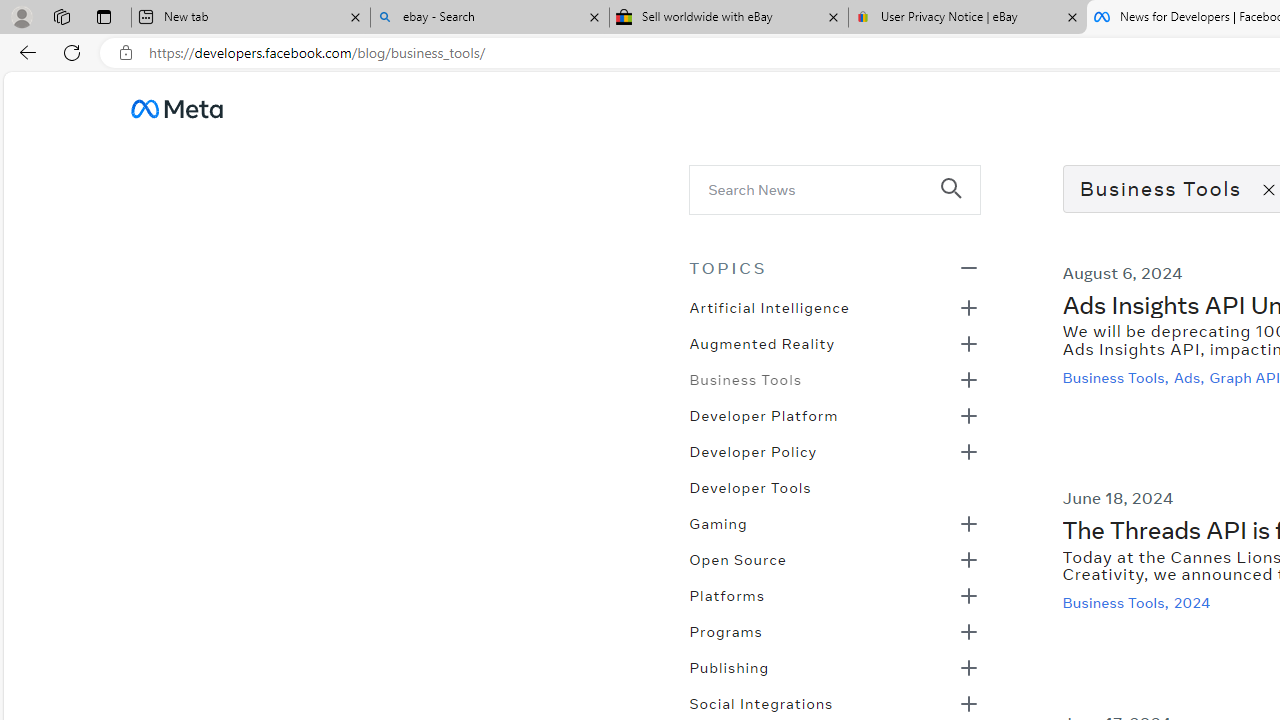 This screenshot has width=1280, height=720. I want to click on '2024', so click(1194, 601).